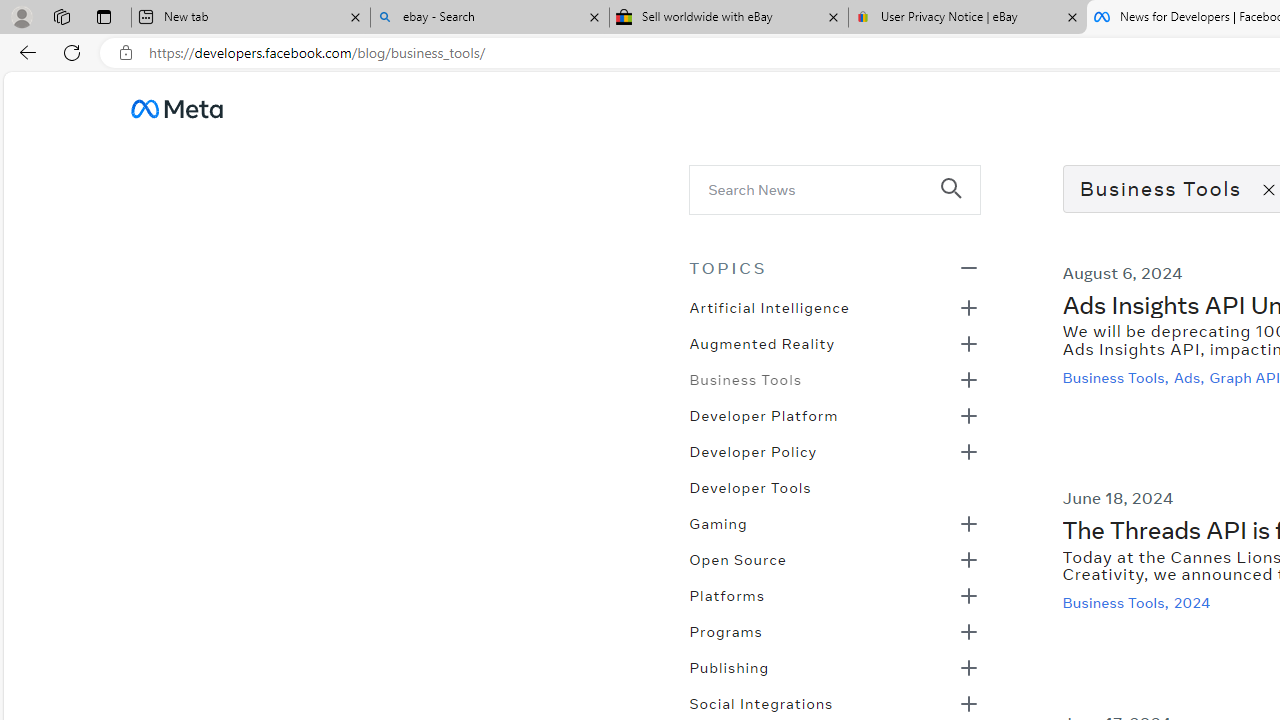 This screenshot has width=1280, height=720. I want to click on '2024', so click(1194, 601).